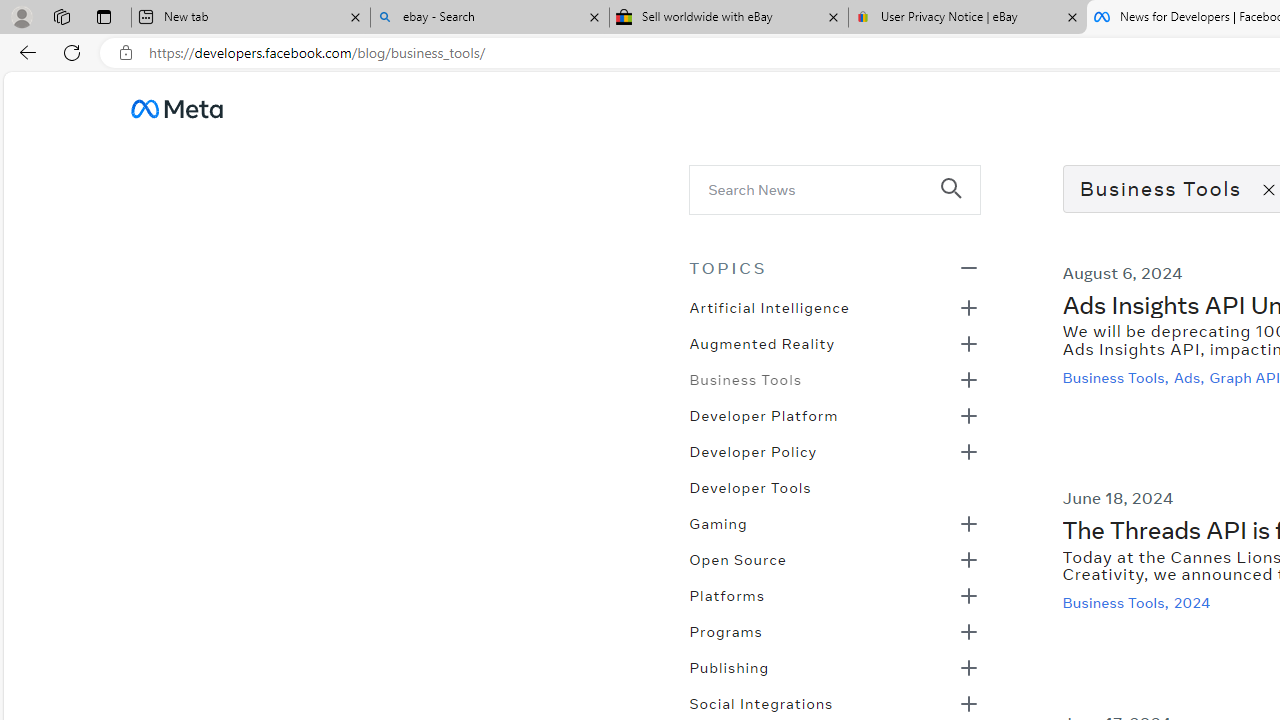 This screenshot has width=1280, height=720. I want to click on '2024', so click(1194, 601).